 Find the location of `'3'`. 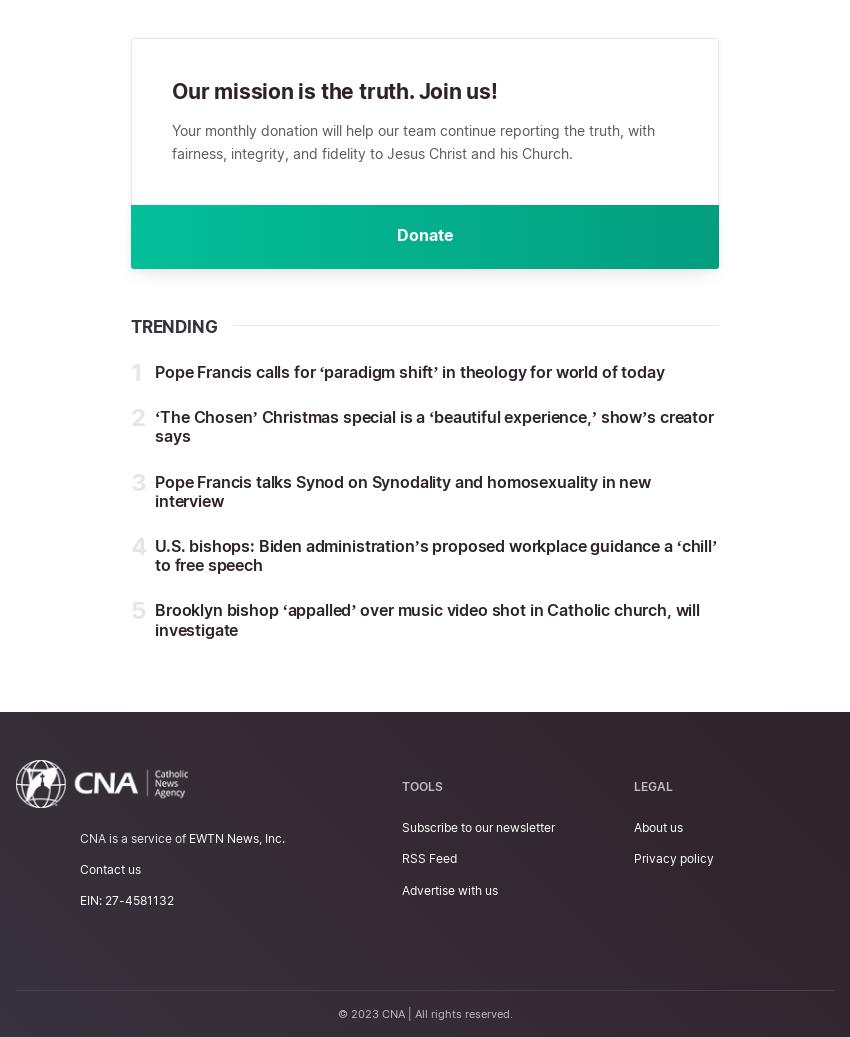

'3' is located at coordinates (138, 480).